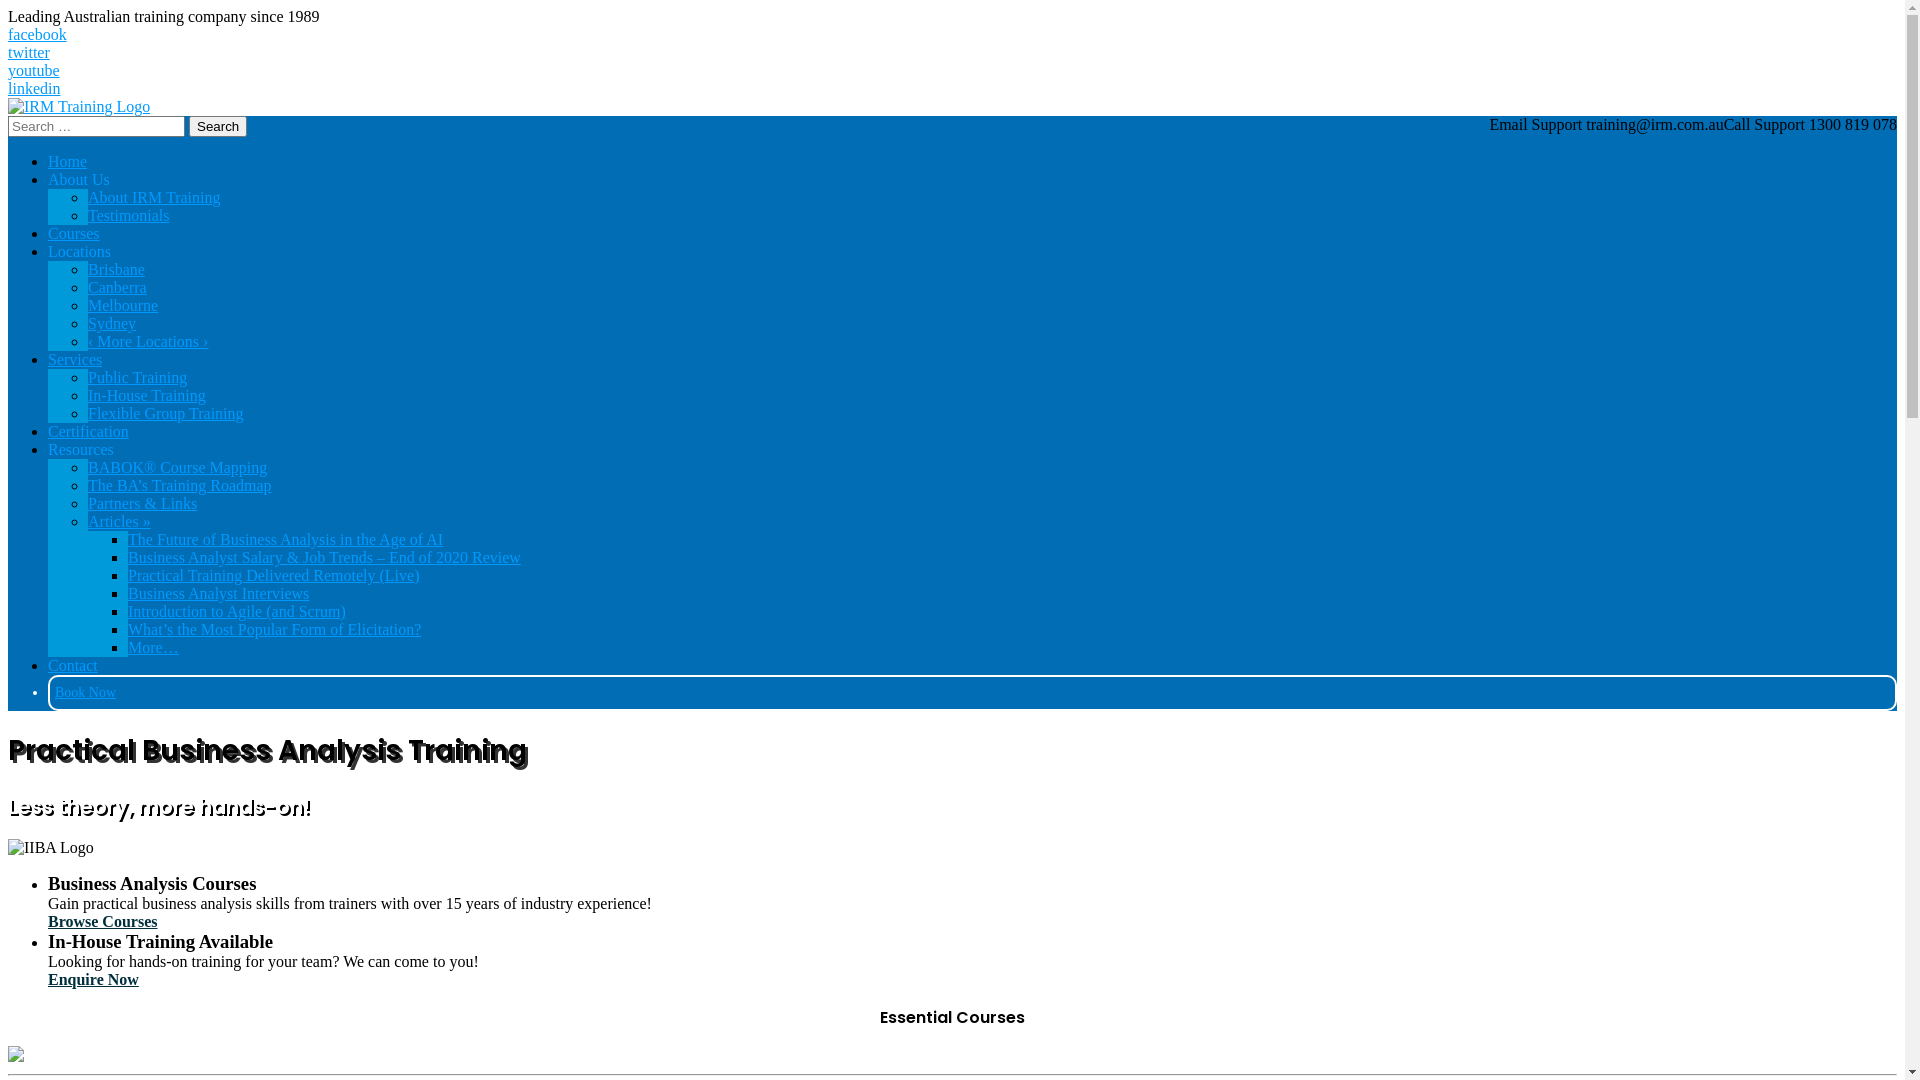  What do you see at coordinates (166, 412) in the screenshot?
I see `'Flexible Group Training'` at bounding box center [166, 412].